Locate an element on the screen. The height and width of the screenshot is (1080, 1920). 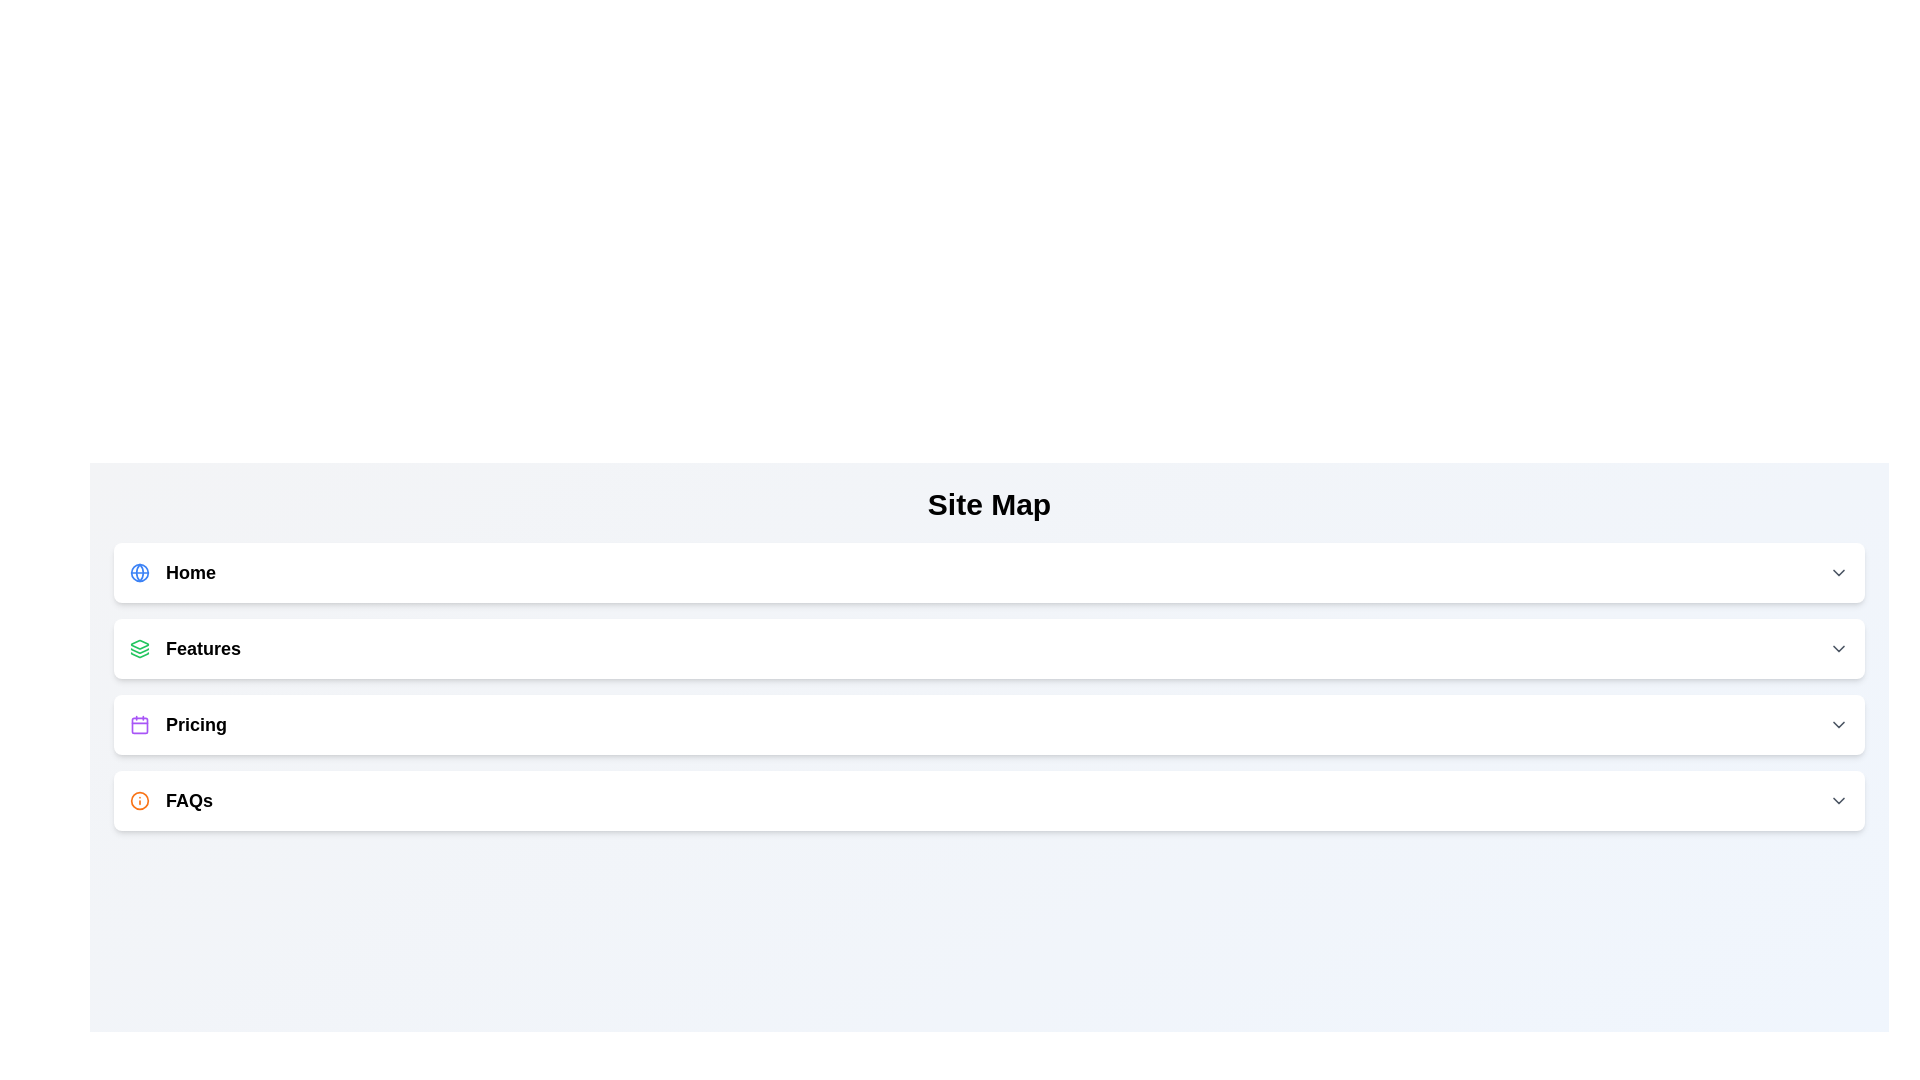
the downward-facing gray chevron icon located on the far right of the 'Home' button is located at coordinates (1838, 573).